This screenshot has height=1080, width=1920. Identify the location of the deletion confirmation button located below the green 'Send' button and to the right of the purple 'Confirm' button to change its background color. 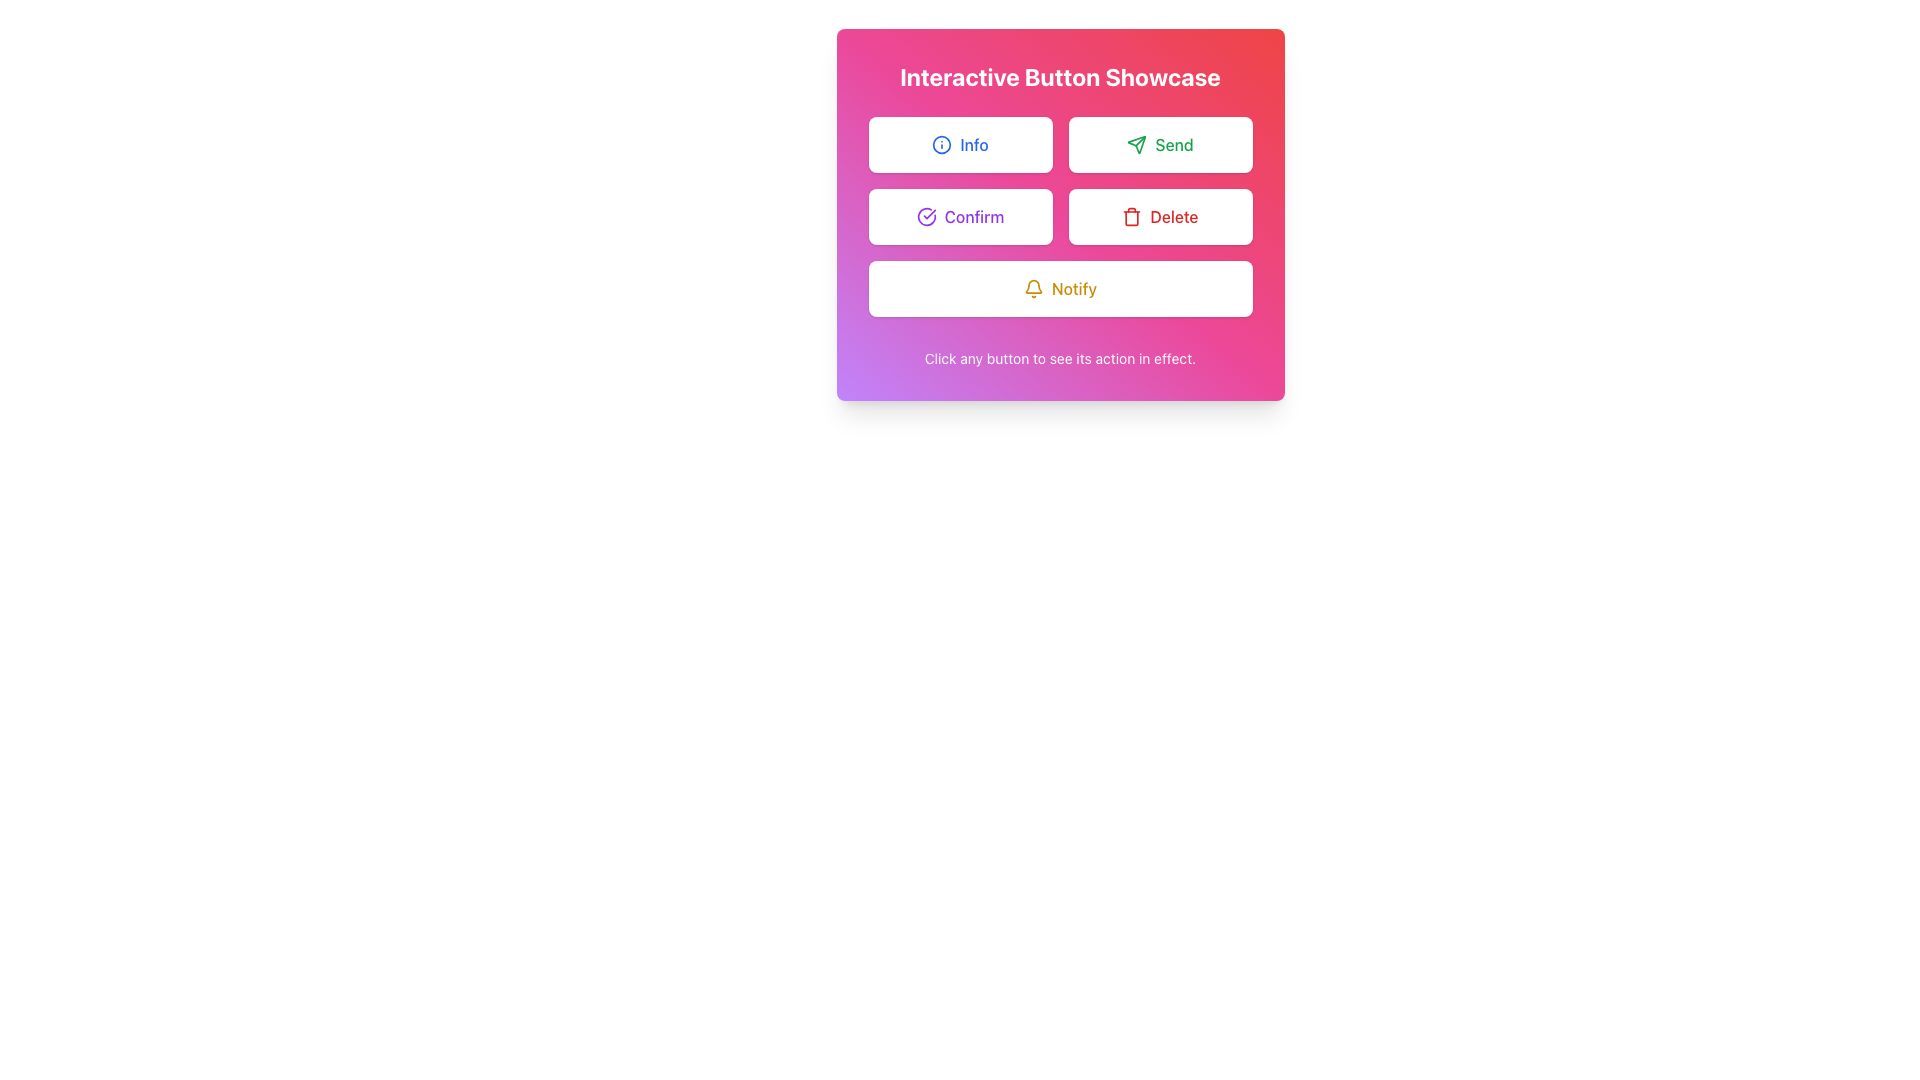
(1160, 216).